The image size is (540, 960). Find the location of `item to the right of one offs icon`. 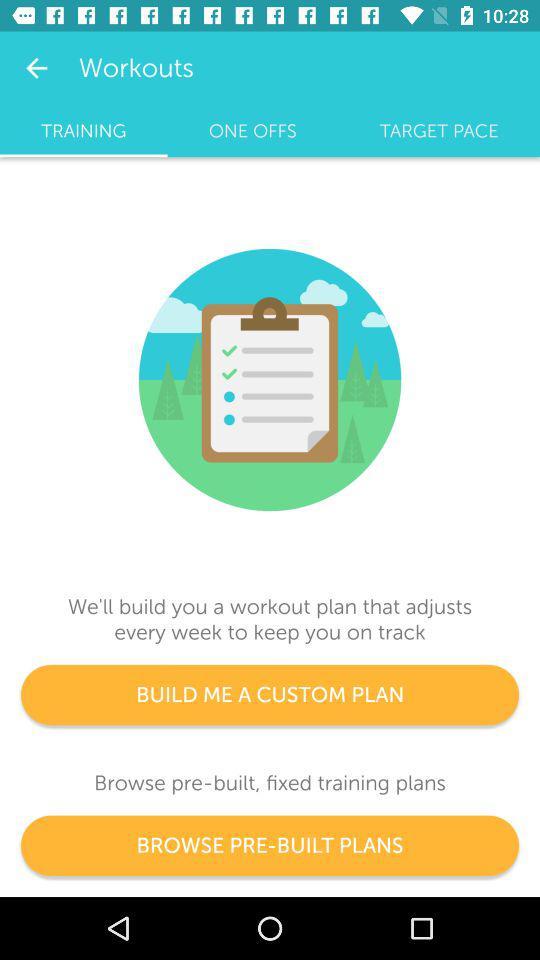

item to the right of one offs icon is located at coordinates (438, 130).